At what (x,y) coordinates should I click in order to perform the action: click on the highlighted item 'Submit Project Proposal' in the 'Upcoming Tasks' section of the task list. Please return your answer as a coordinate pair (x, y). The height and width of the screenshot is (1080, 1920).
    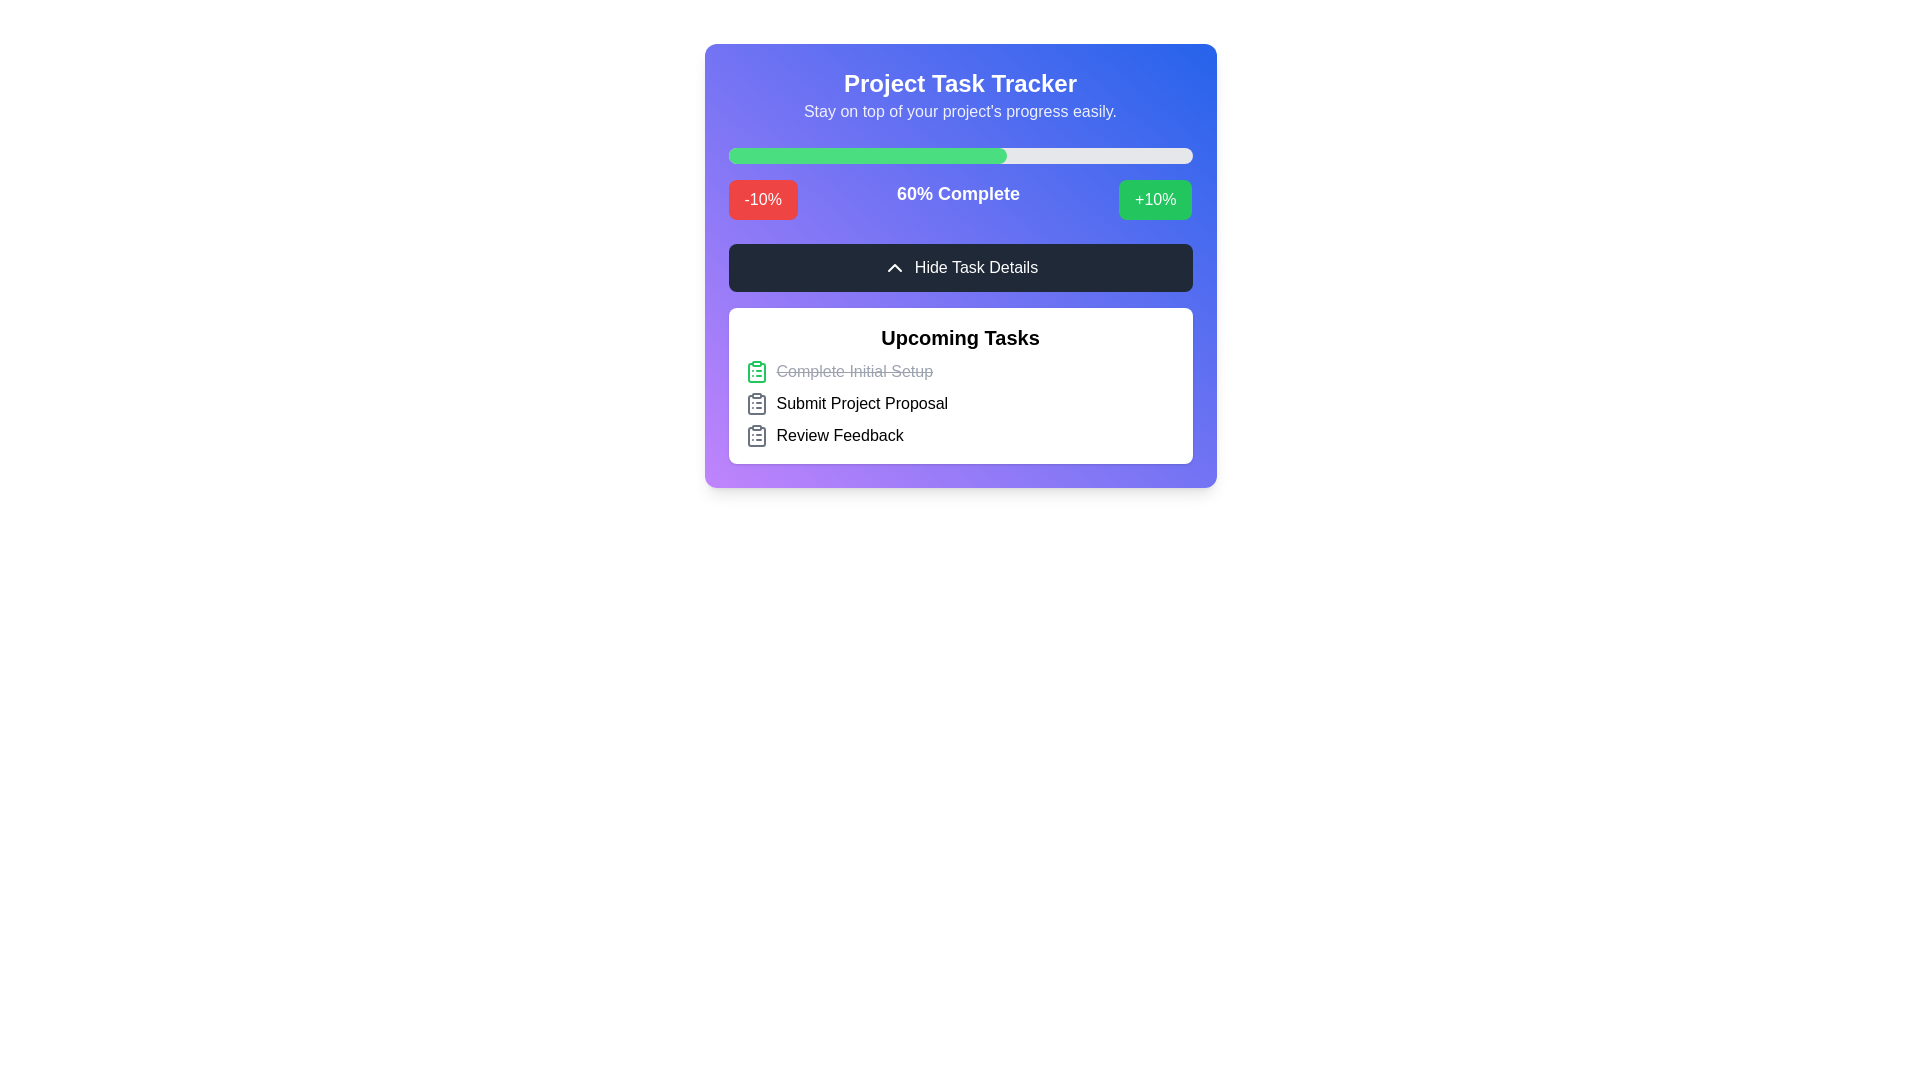
    Looking at the image, I should click on (960, 404).